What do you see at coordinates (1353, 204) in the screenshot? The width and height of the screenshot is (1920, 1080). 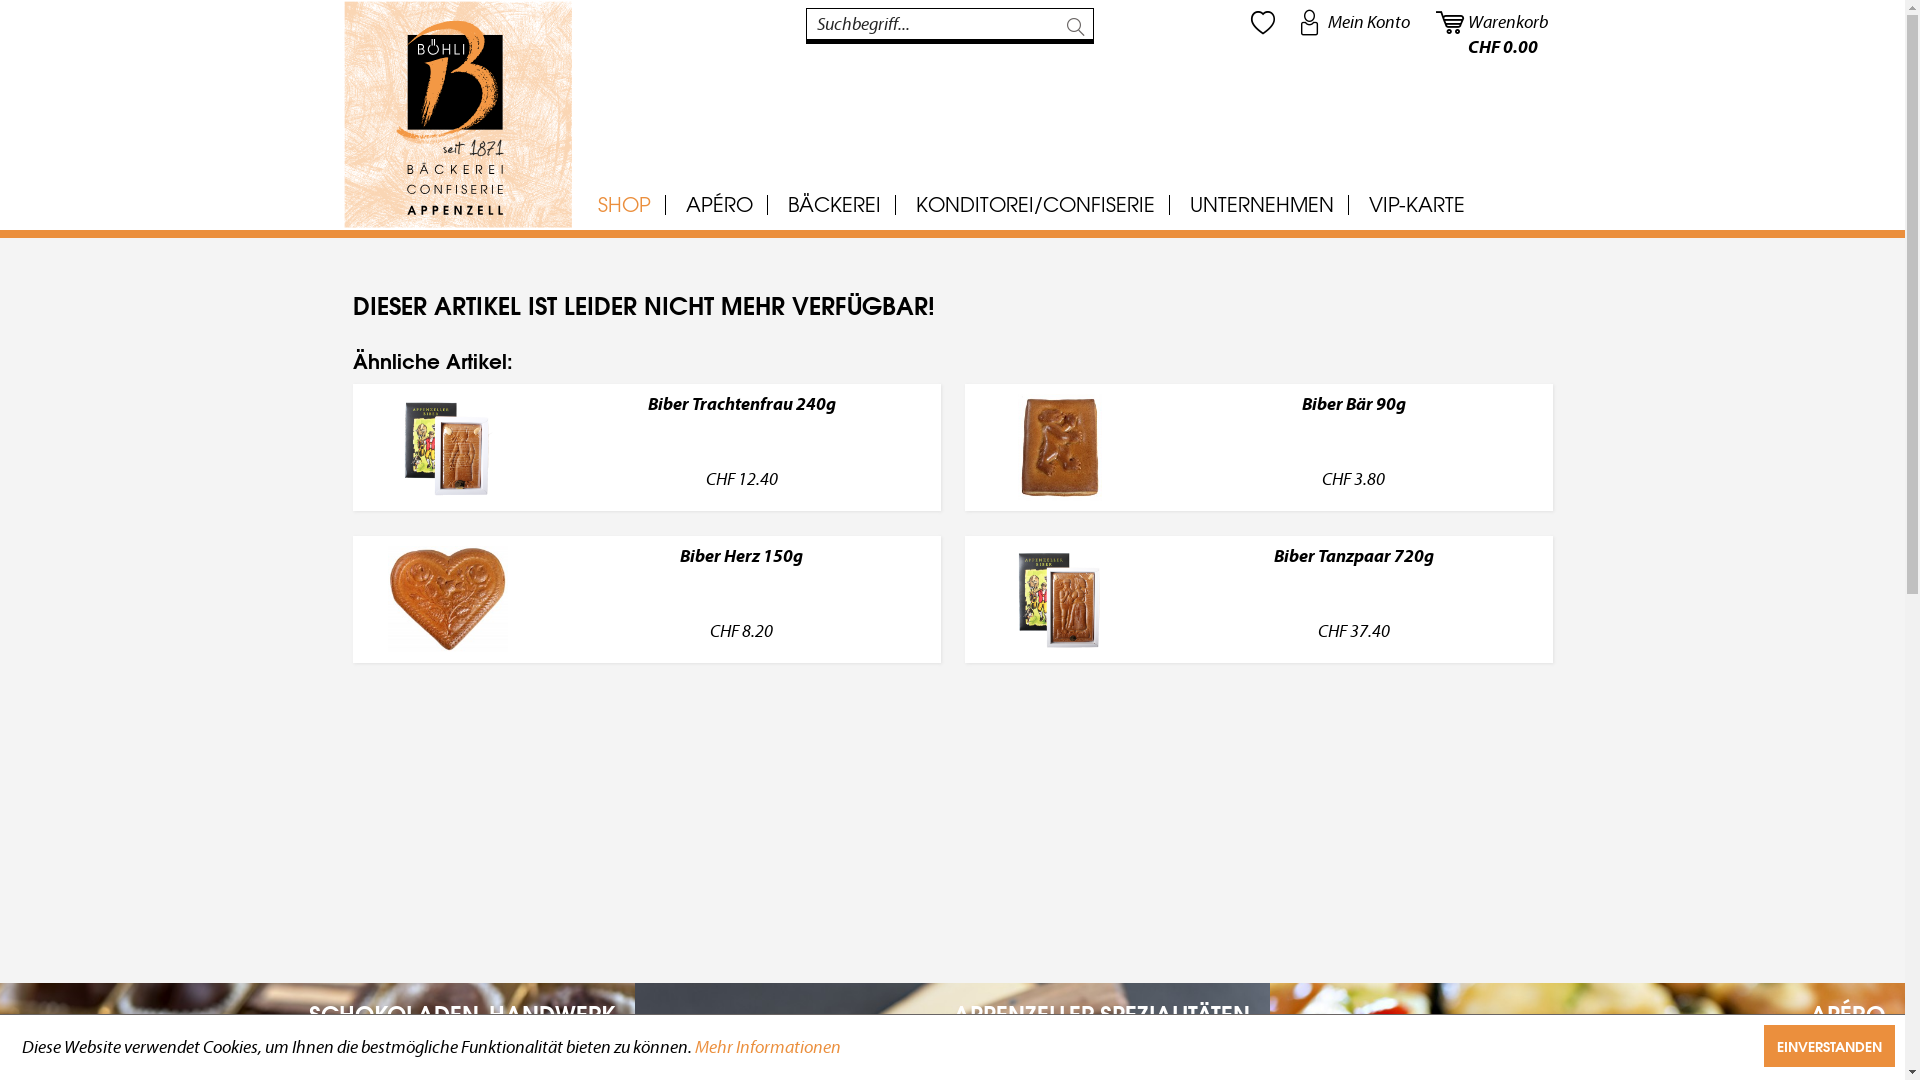 I see `'VIP-KARTE'` at bounding box center [1353, 204].